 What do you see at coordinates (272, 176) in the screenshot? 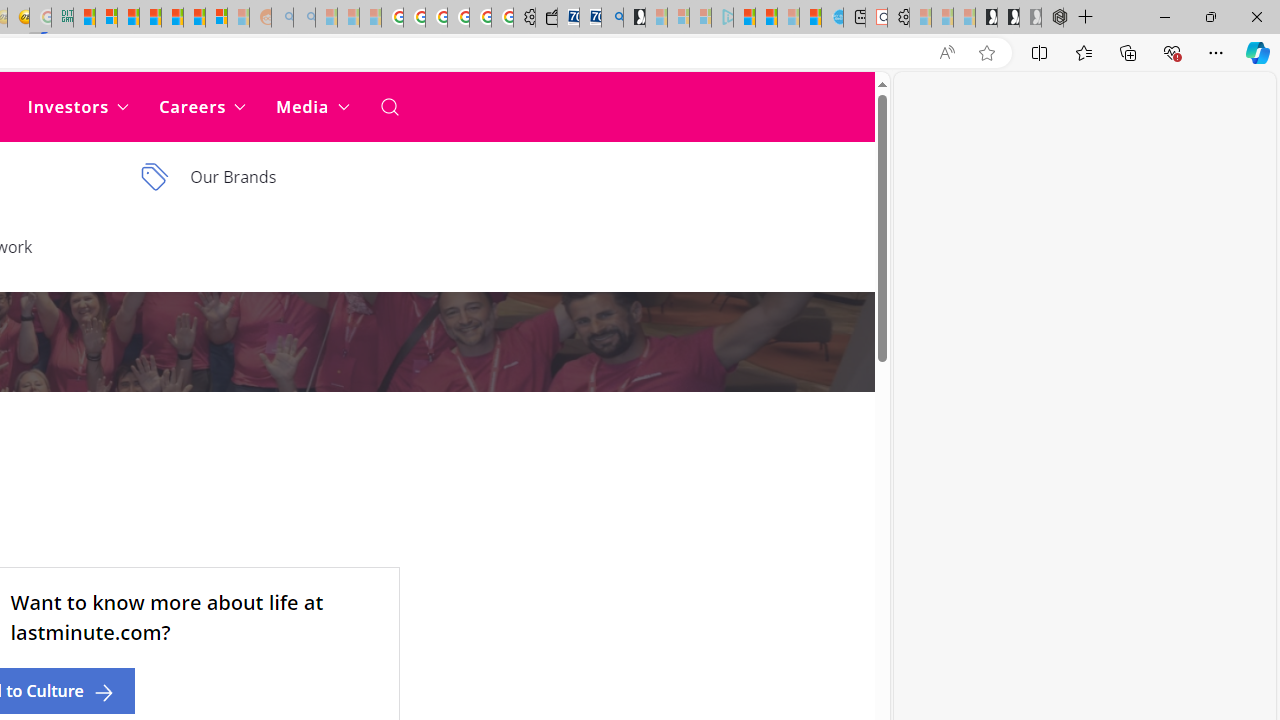
I see `'Our Brands'` at bounding box center [272, 176].